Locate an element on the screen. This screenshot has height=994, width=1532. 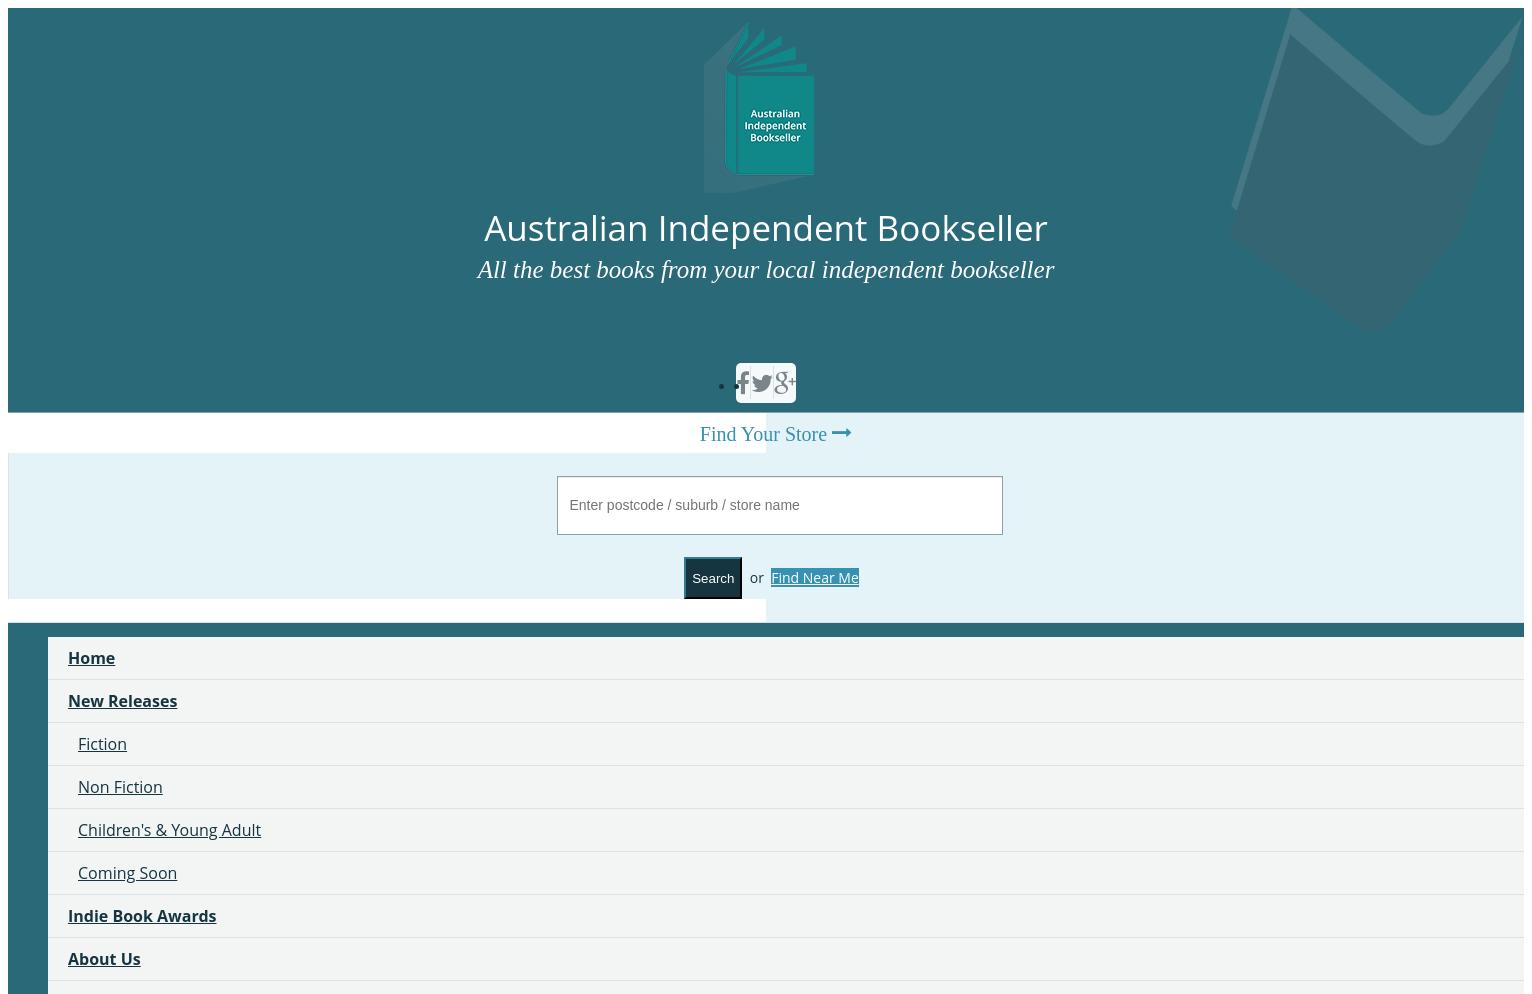
'Non Fiction' is located at coordinates (77, 785).